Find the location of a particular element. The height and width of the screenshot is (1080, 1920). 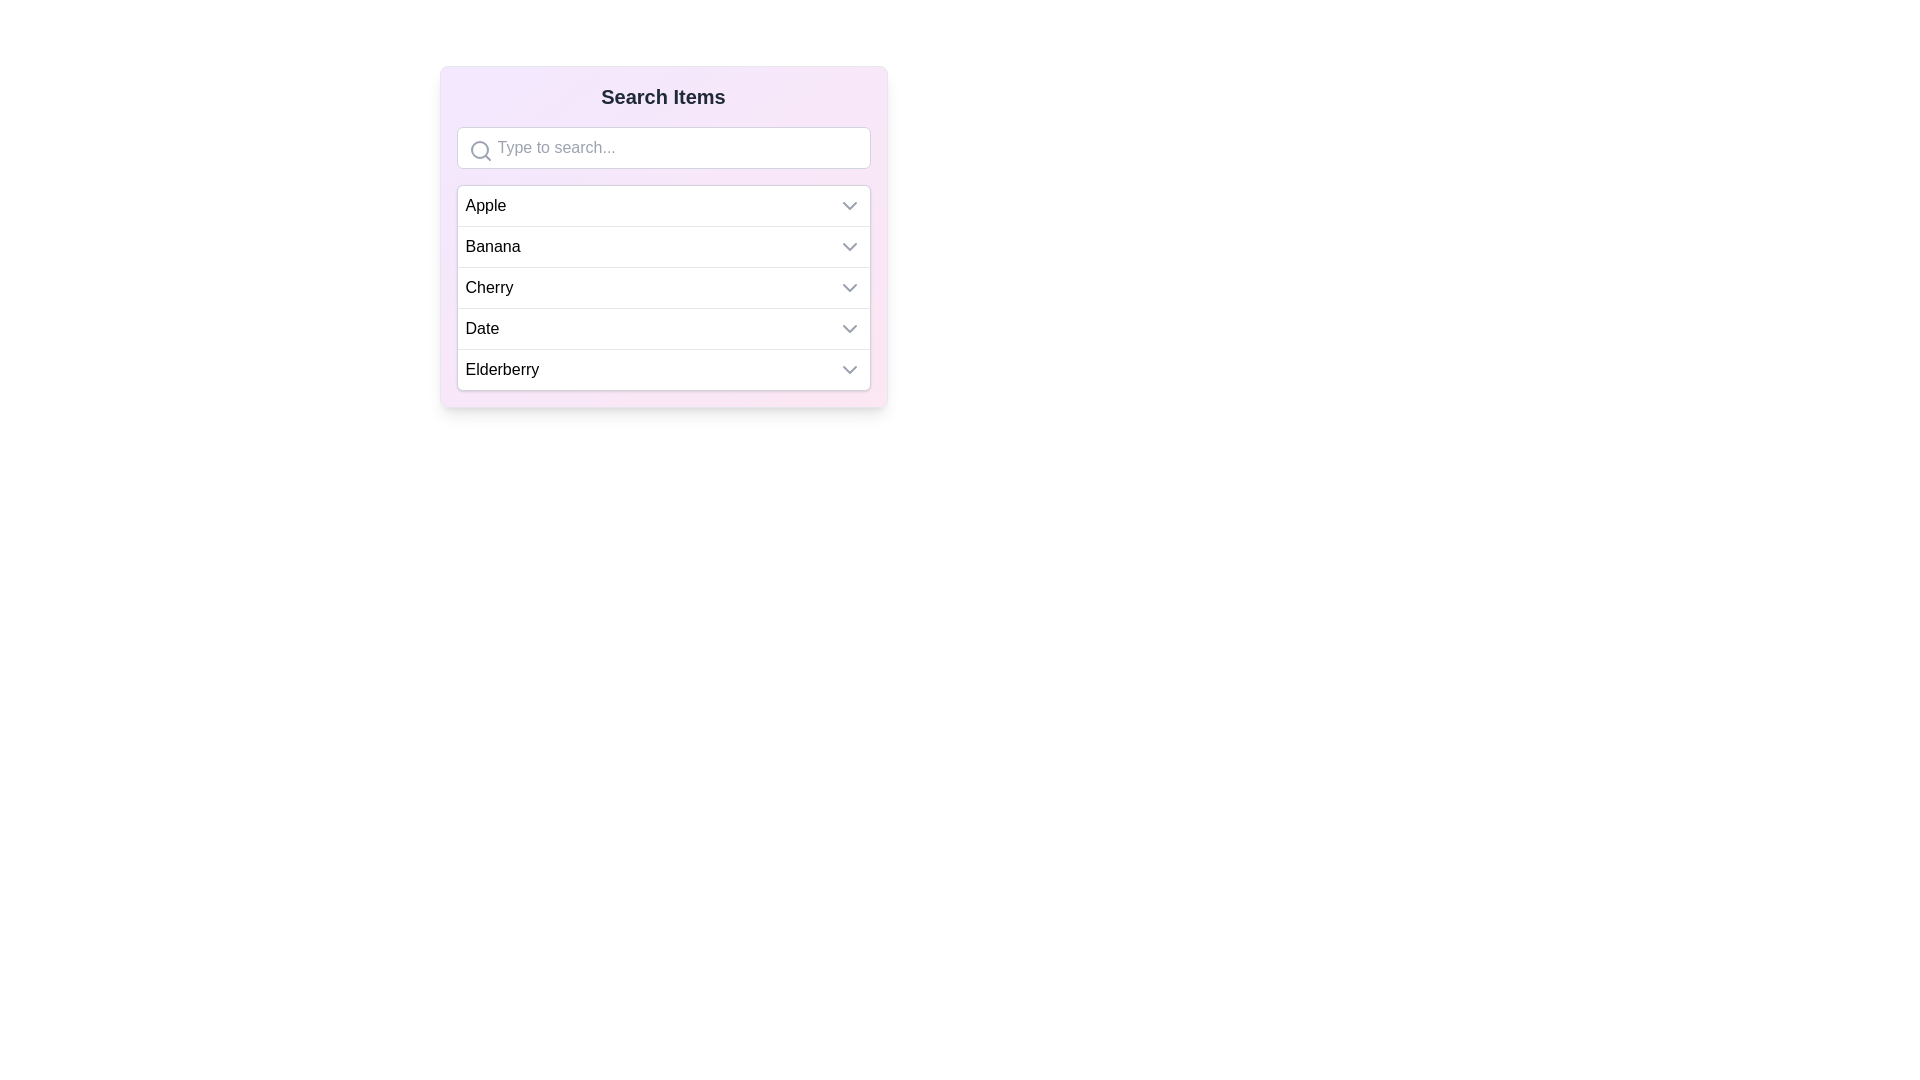

the downward-pointing chevron icon located to the right of the text 'Banana' in the second row of the vertical list to trigger potential hover effects is located at coordinates (849, 245).